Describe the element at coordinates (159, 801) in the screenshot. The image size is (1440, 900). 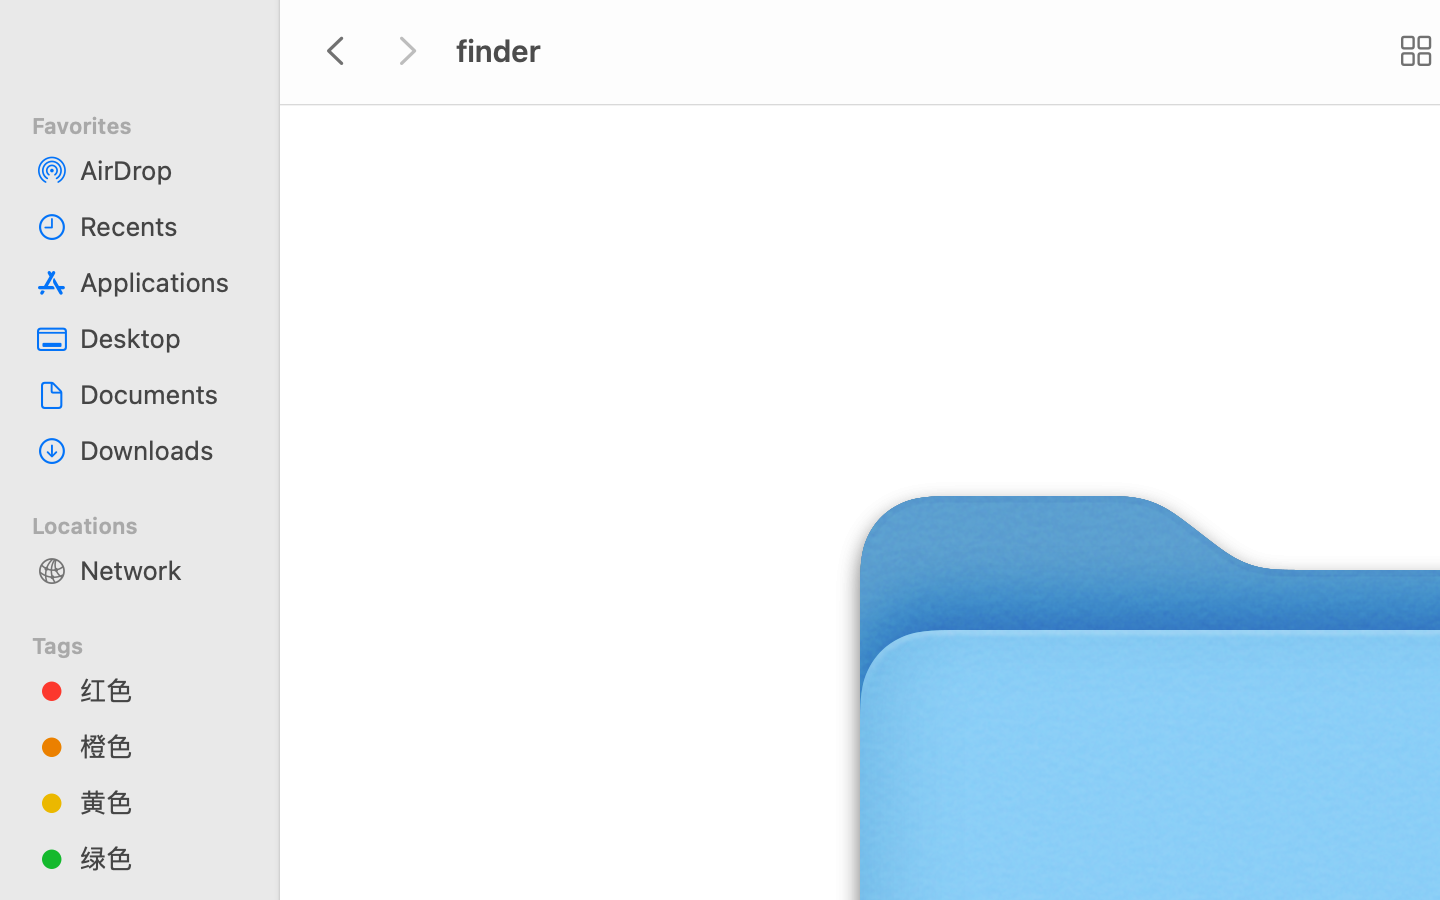
I see `'黄色'` at that location.